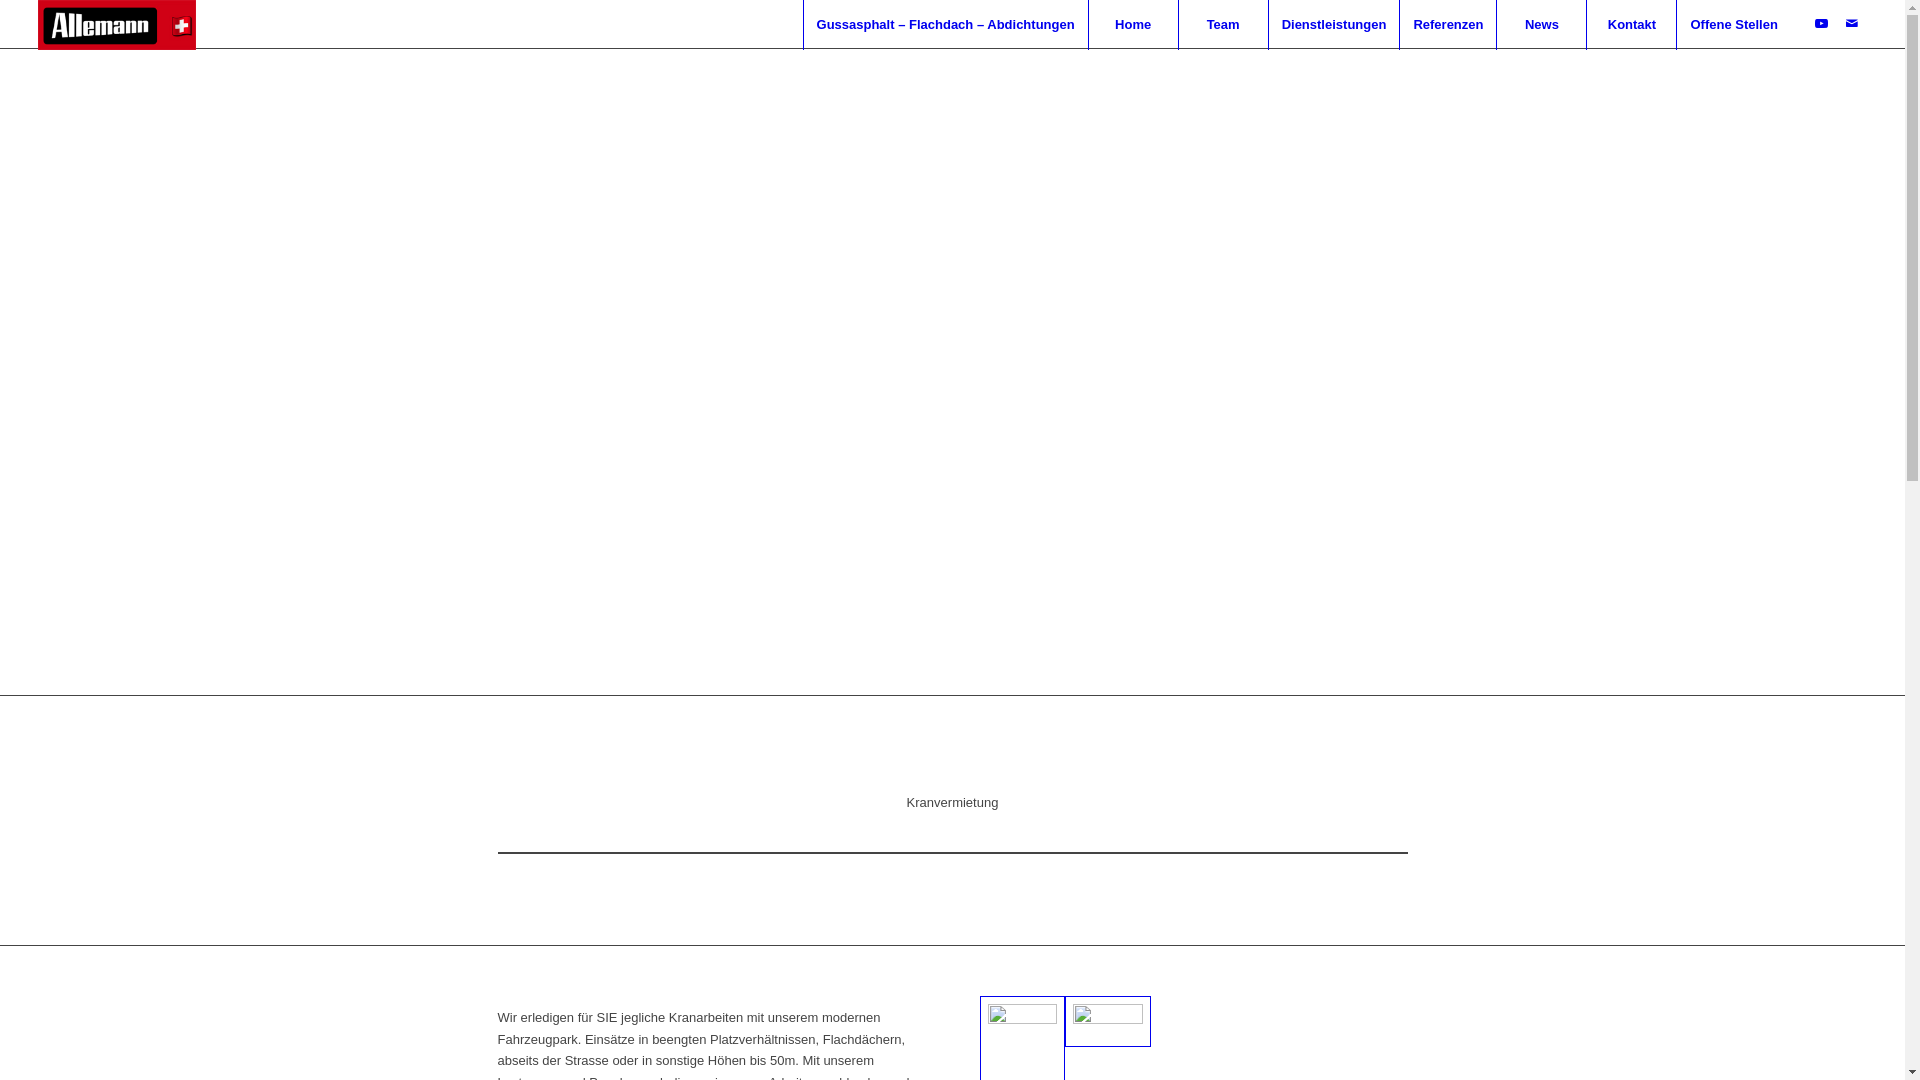 This screenshot has height=1080, width=1920. What do you see at coordinates (1334, 24) in the screenshot?
I see `'Dienstleistungen'` at bounding box center [1334, 24].